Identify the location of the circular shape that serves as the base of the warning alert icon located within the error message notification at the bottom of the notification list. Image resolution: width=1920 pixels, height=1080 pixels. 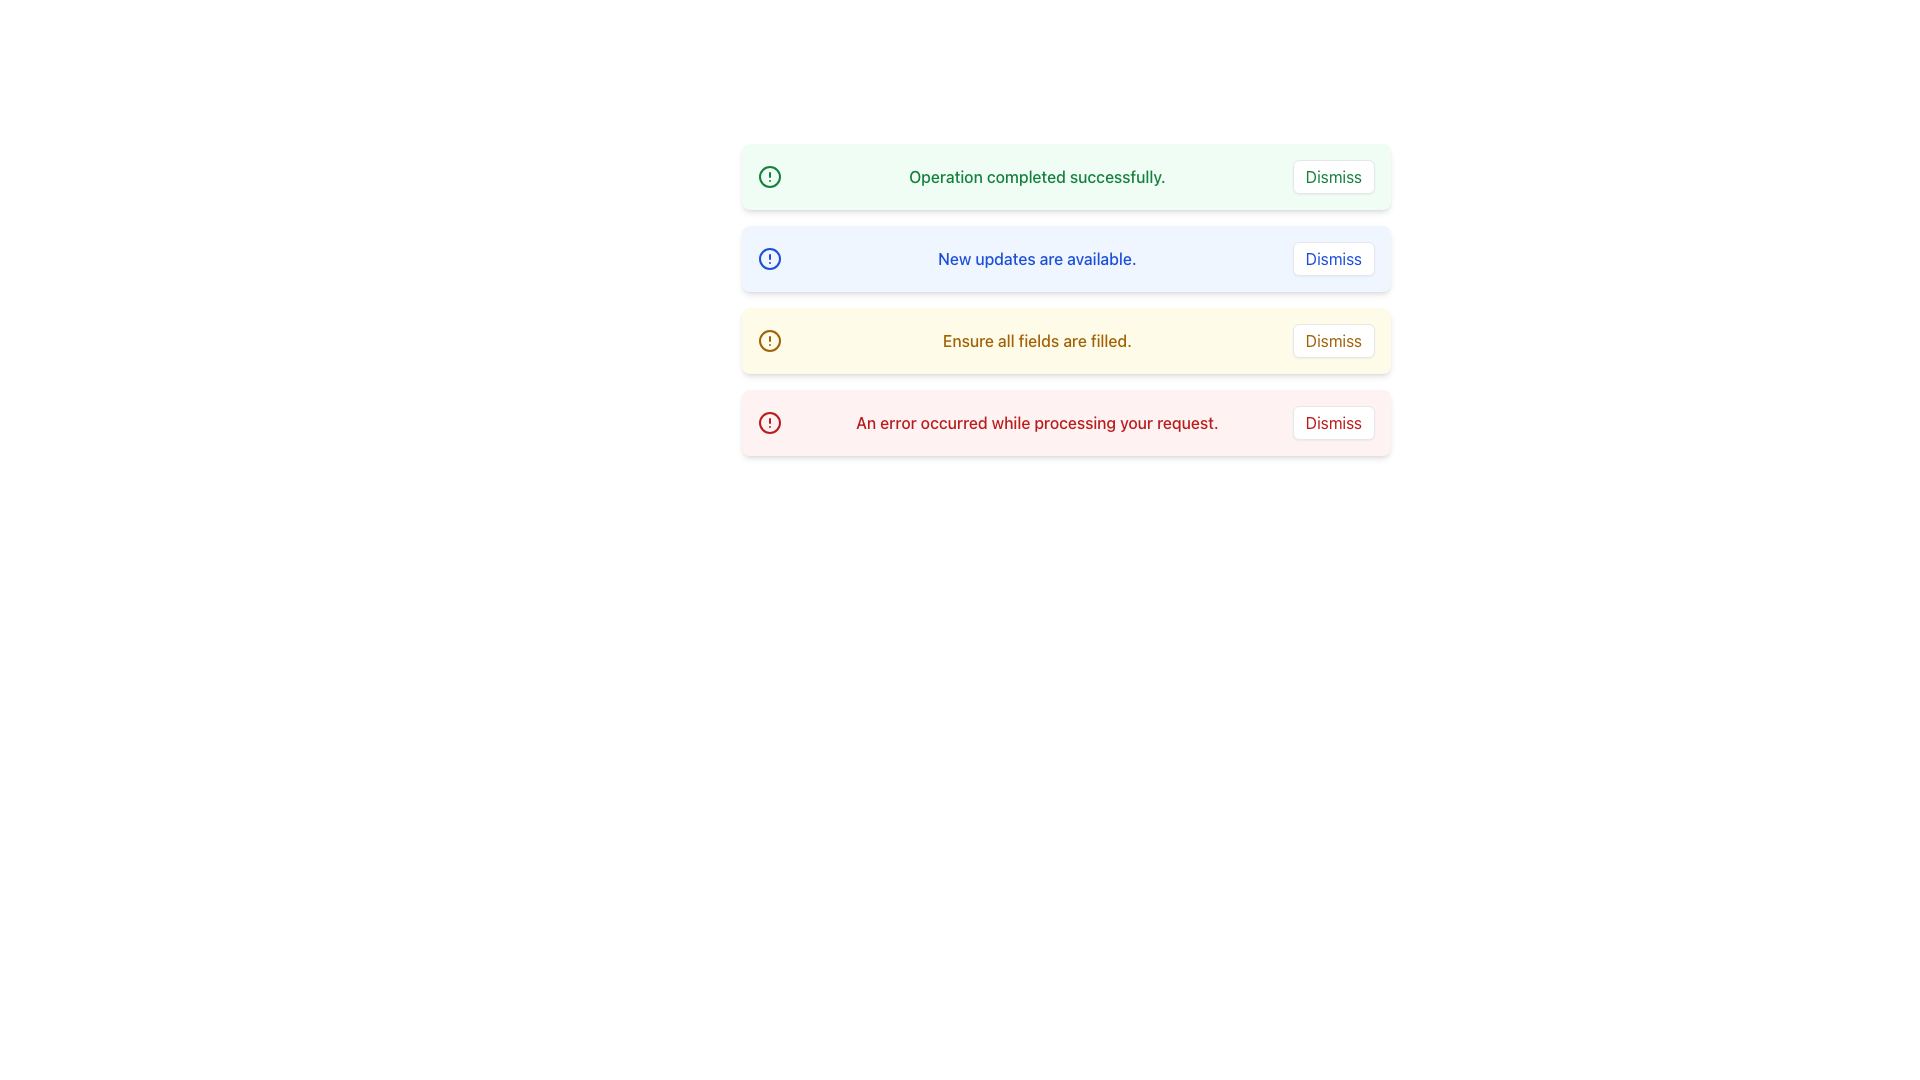
(768, 422).